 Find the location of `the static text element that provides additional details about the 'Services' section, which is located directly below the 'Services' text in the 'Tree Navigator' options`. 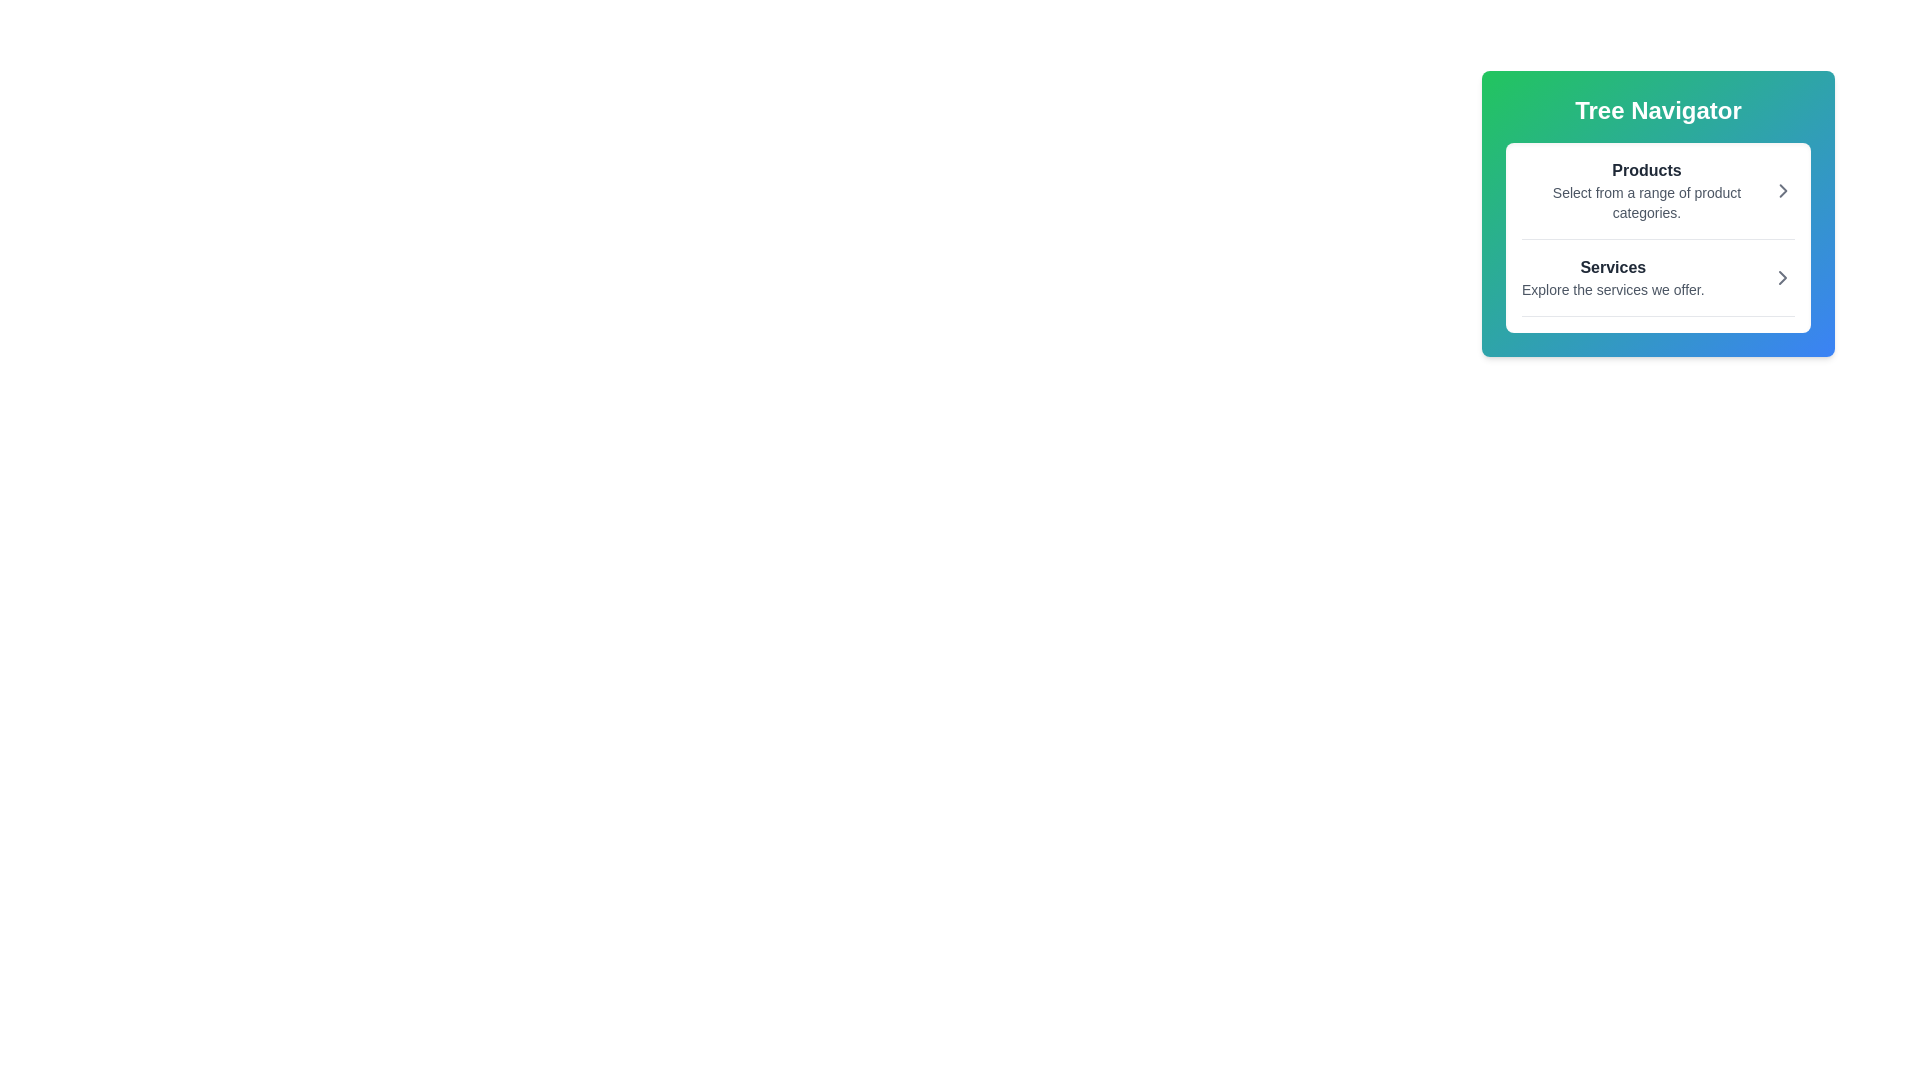

the static text element that provides additional details about the 'Services' section, which is located directly below the 'Services' text in the 'Tree Navigator' options is located at coordinates (1613, 289).